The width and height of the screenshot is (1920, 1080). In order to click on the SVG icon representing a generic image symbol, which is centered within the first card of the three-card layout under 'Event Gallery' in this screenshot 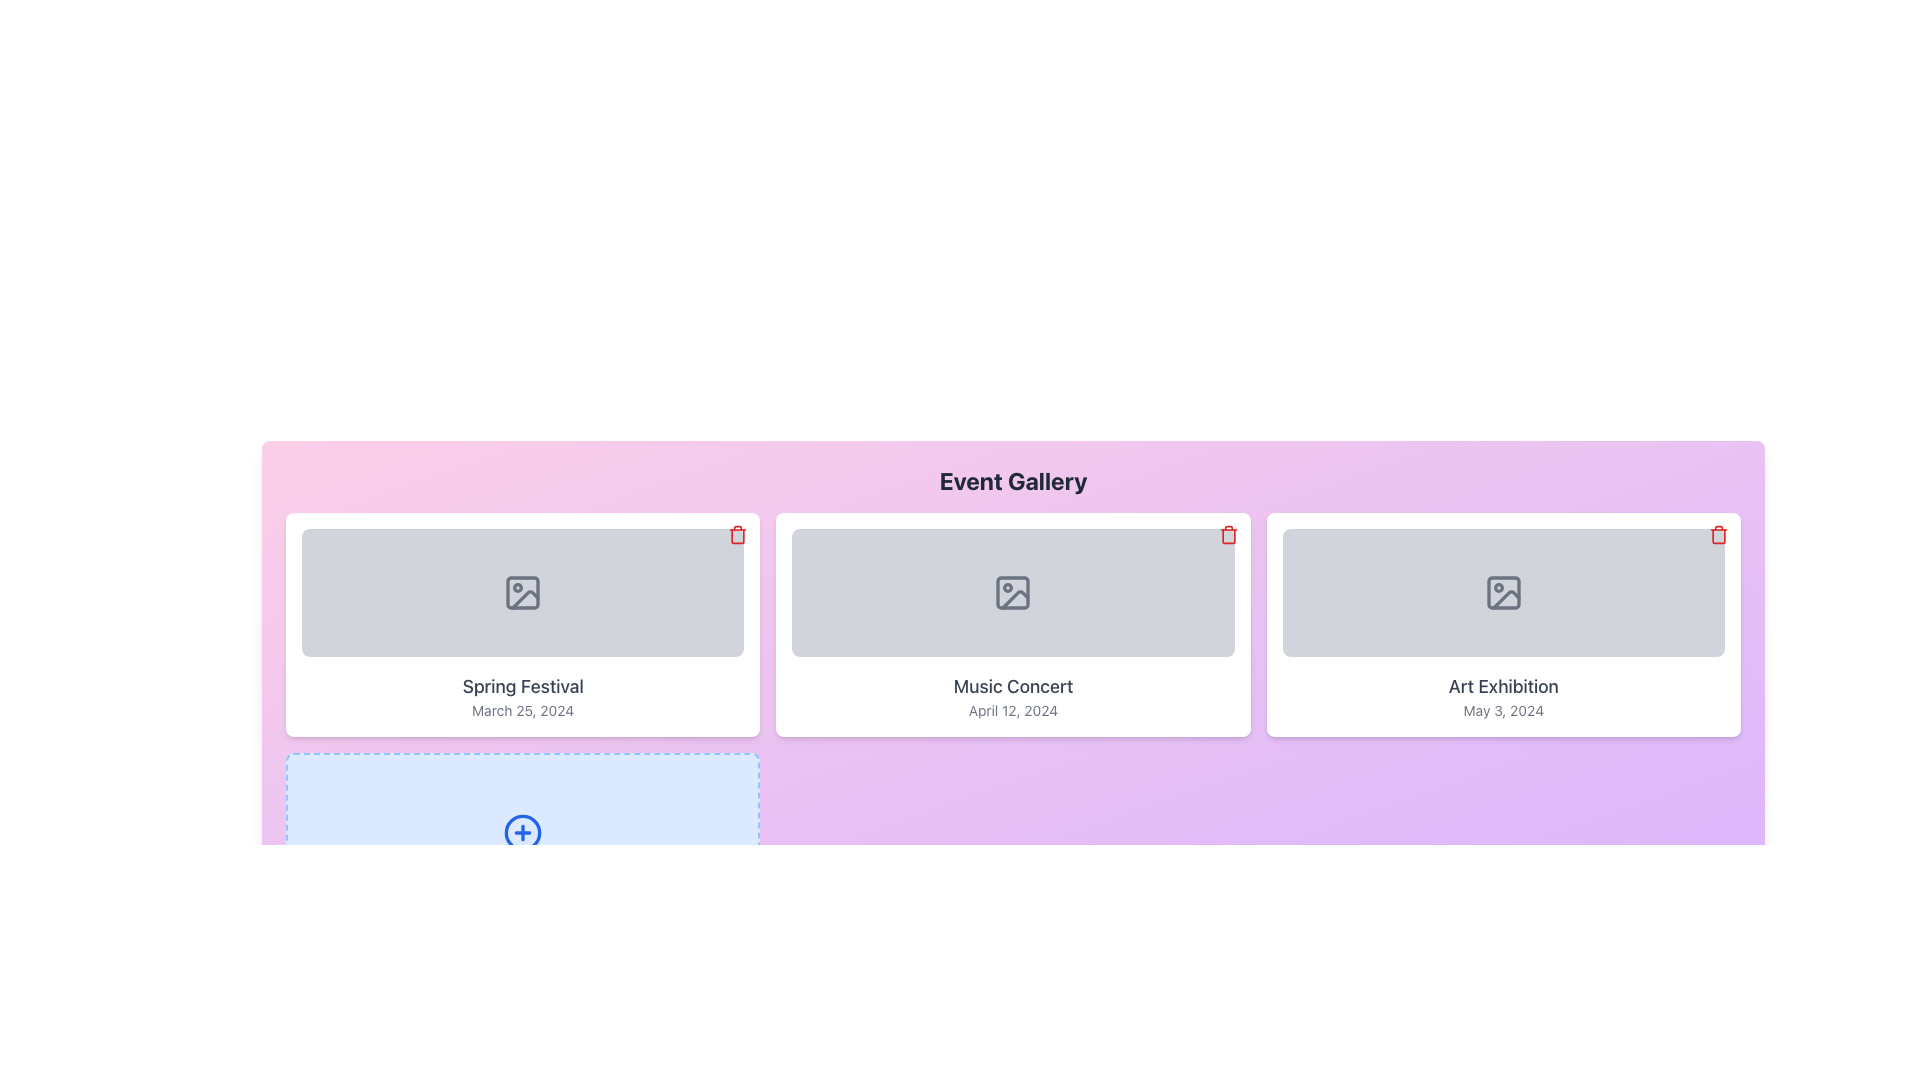, I will do `click(523, 592)`.